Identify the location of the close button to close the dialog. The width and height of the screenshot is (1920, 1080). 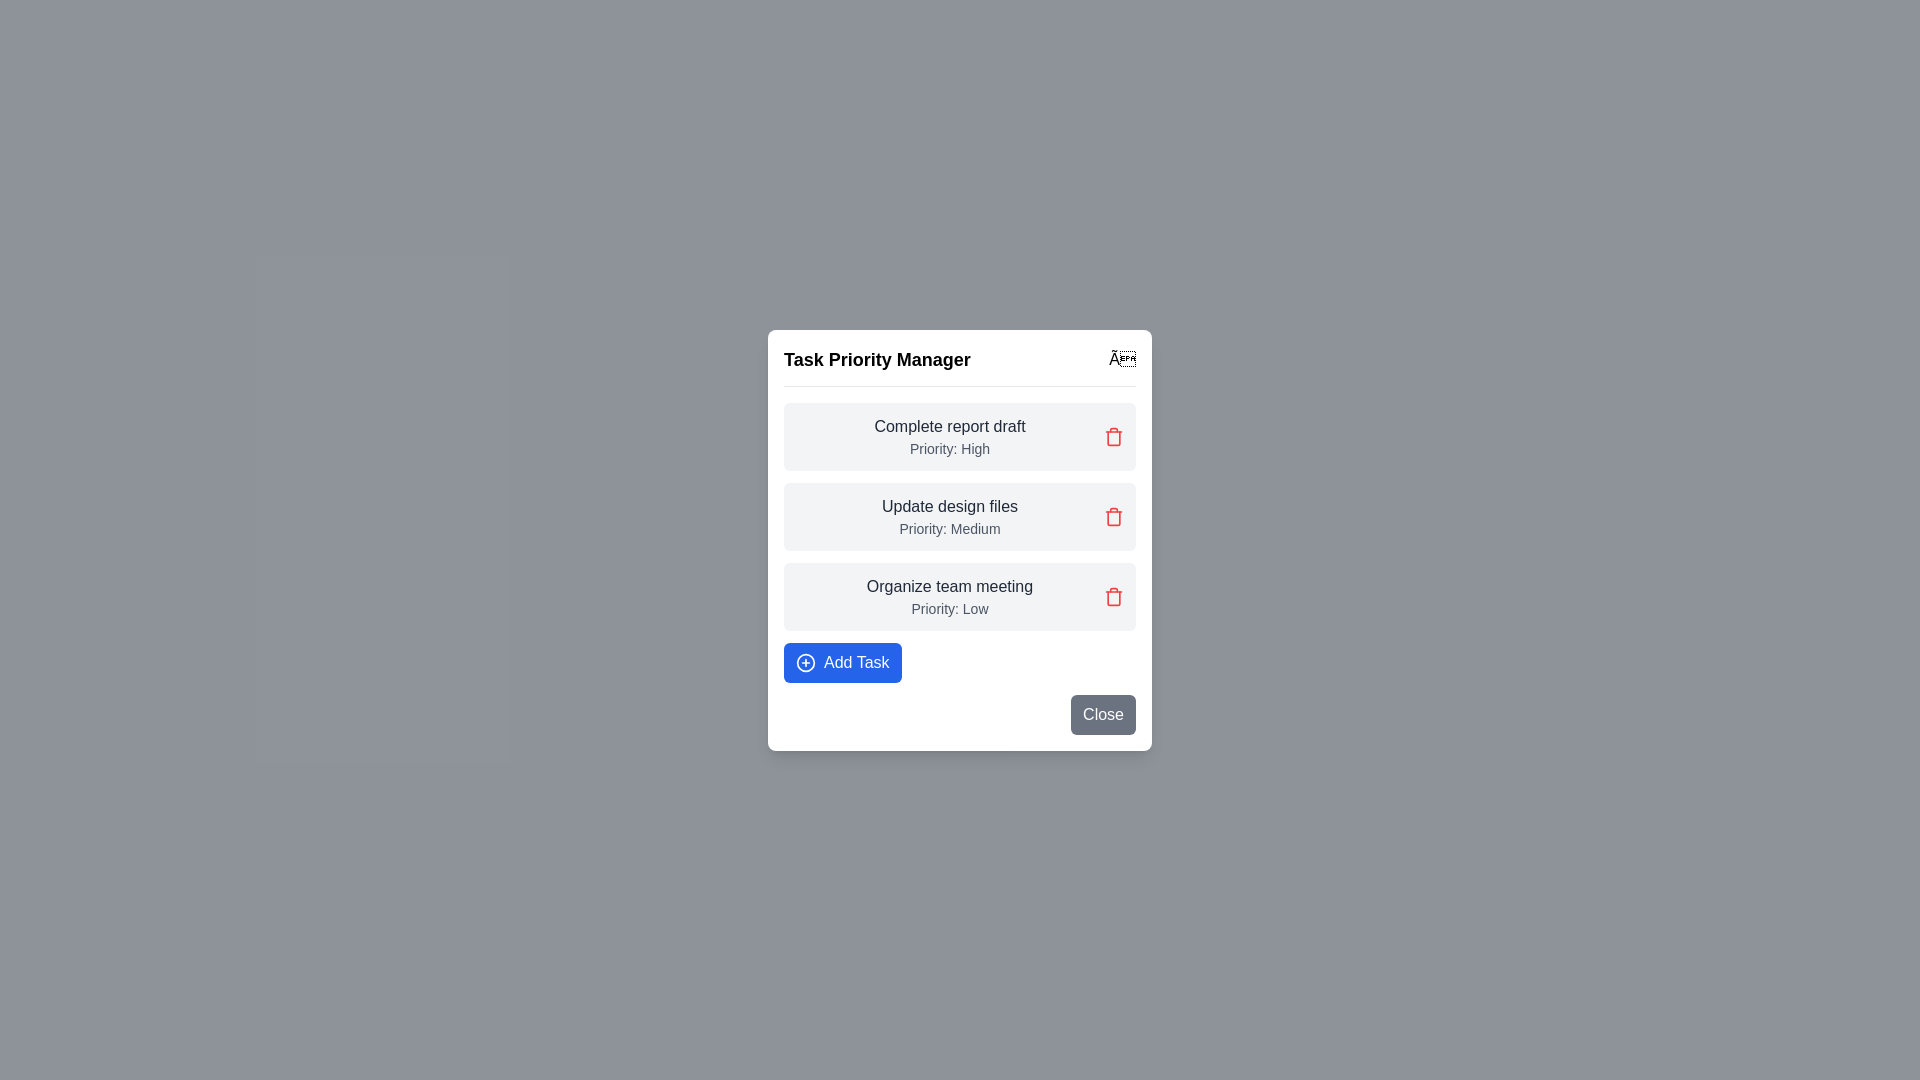
(1122, 358).